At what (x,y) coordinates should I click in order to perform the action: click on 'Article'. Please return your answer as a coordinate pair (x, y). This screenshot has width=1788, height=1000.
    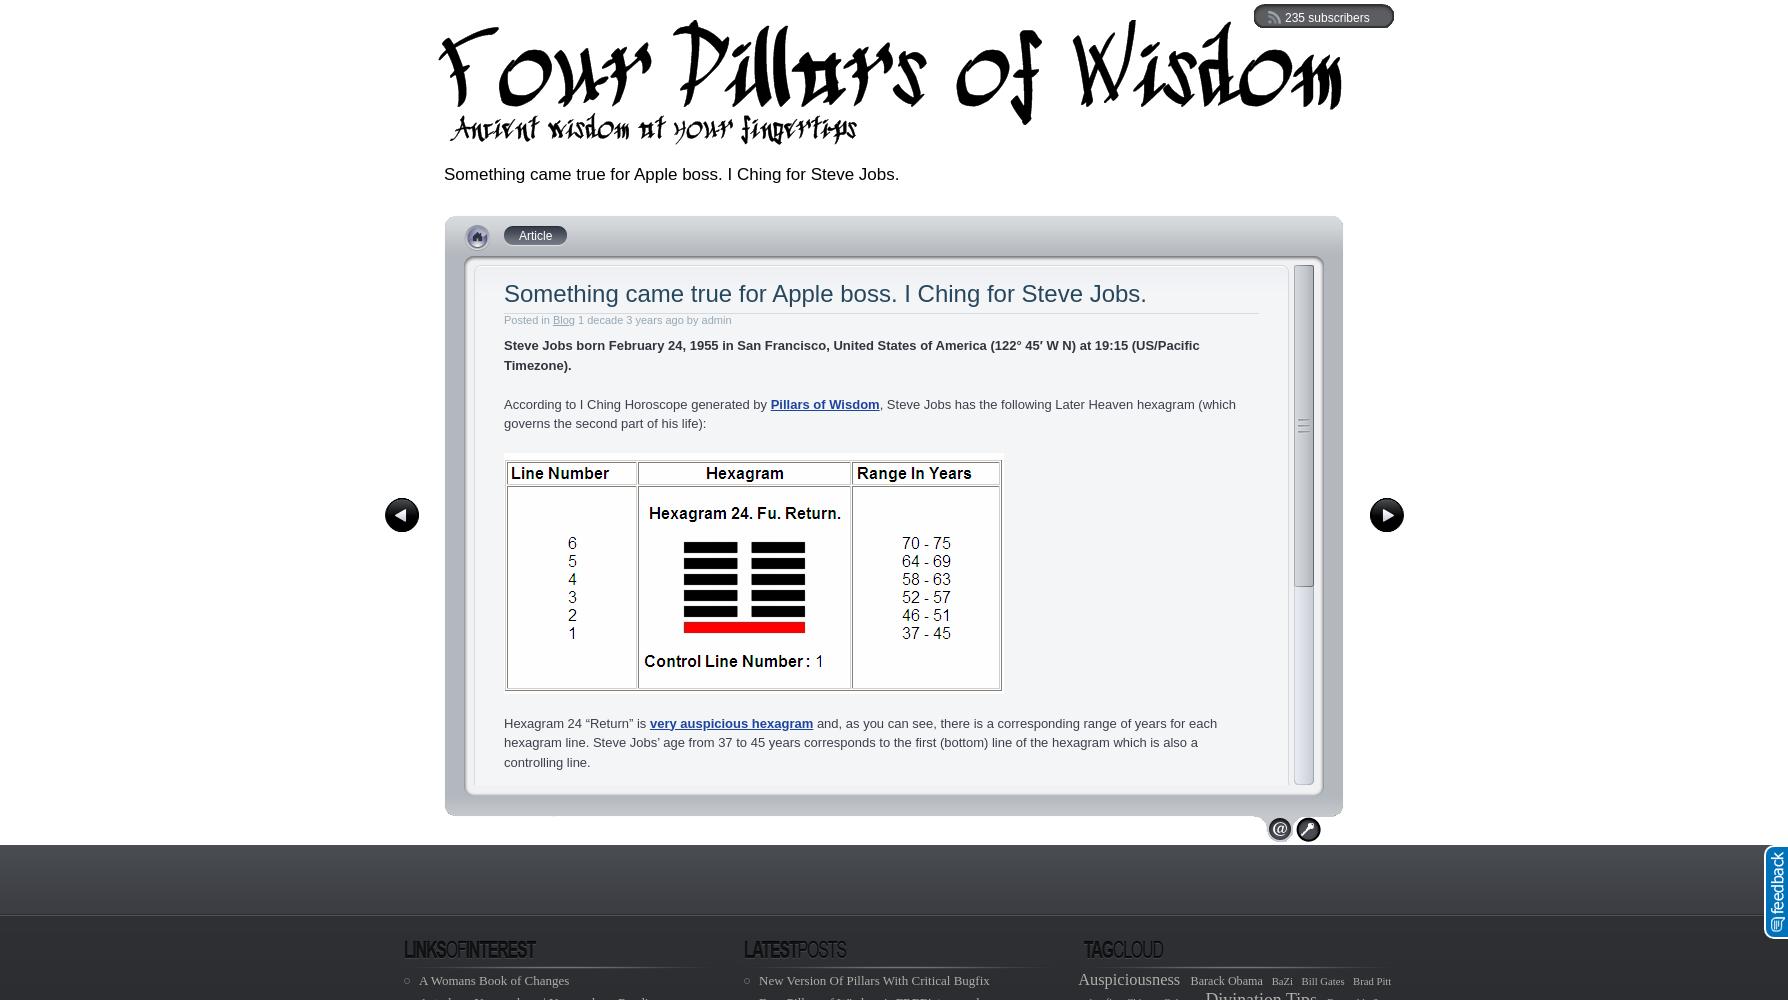
    Looking at the image, I should click on (535, 235).